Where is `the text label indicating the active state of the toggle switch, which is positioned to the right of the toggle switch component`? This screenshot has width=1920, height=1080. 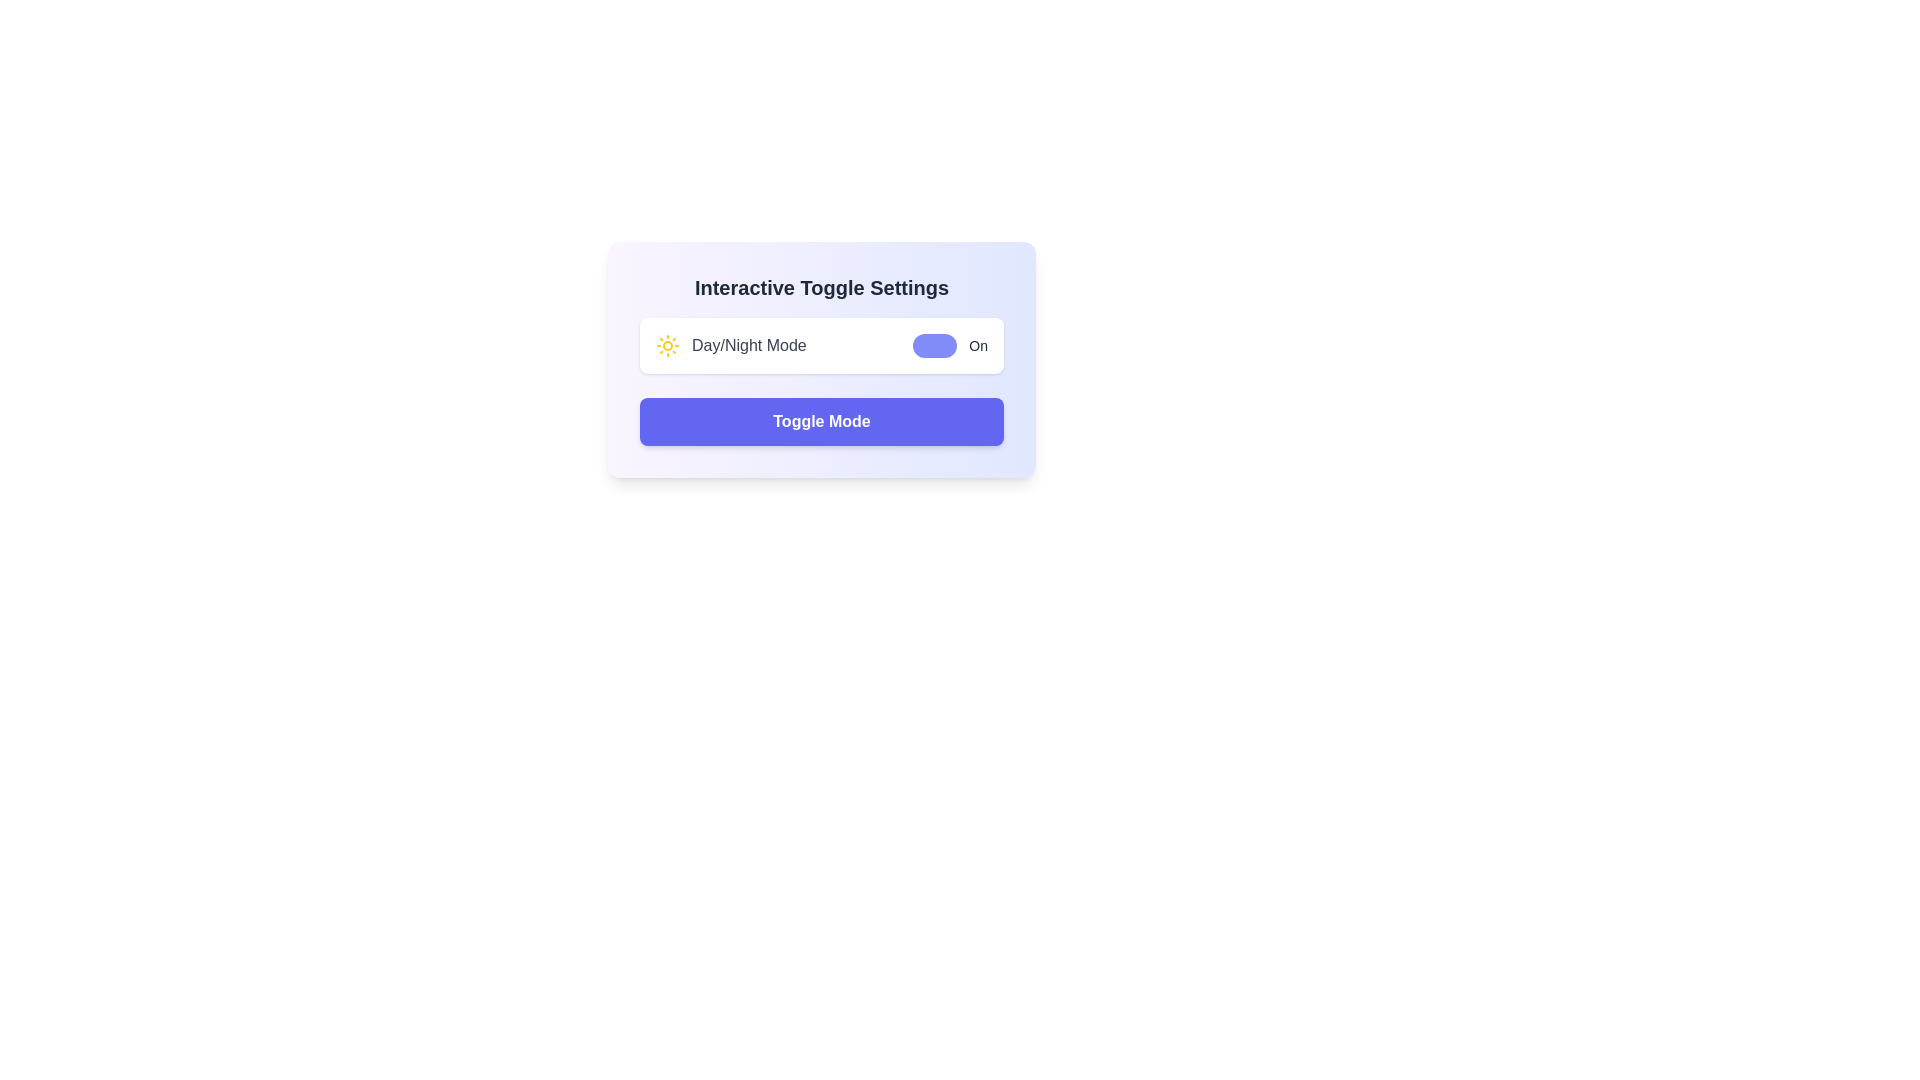 the text label indicating the active state of the toggle switch, which is positioned to the right of the toggle switch component is located at coordinates (978, 345).